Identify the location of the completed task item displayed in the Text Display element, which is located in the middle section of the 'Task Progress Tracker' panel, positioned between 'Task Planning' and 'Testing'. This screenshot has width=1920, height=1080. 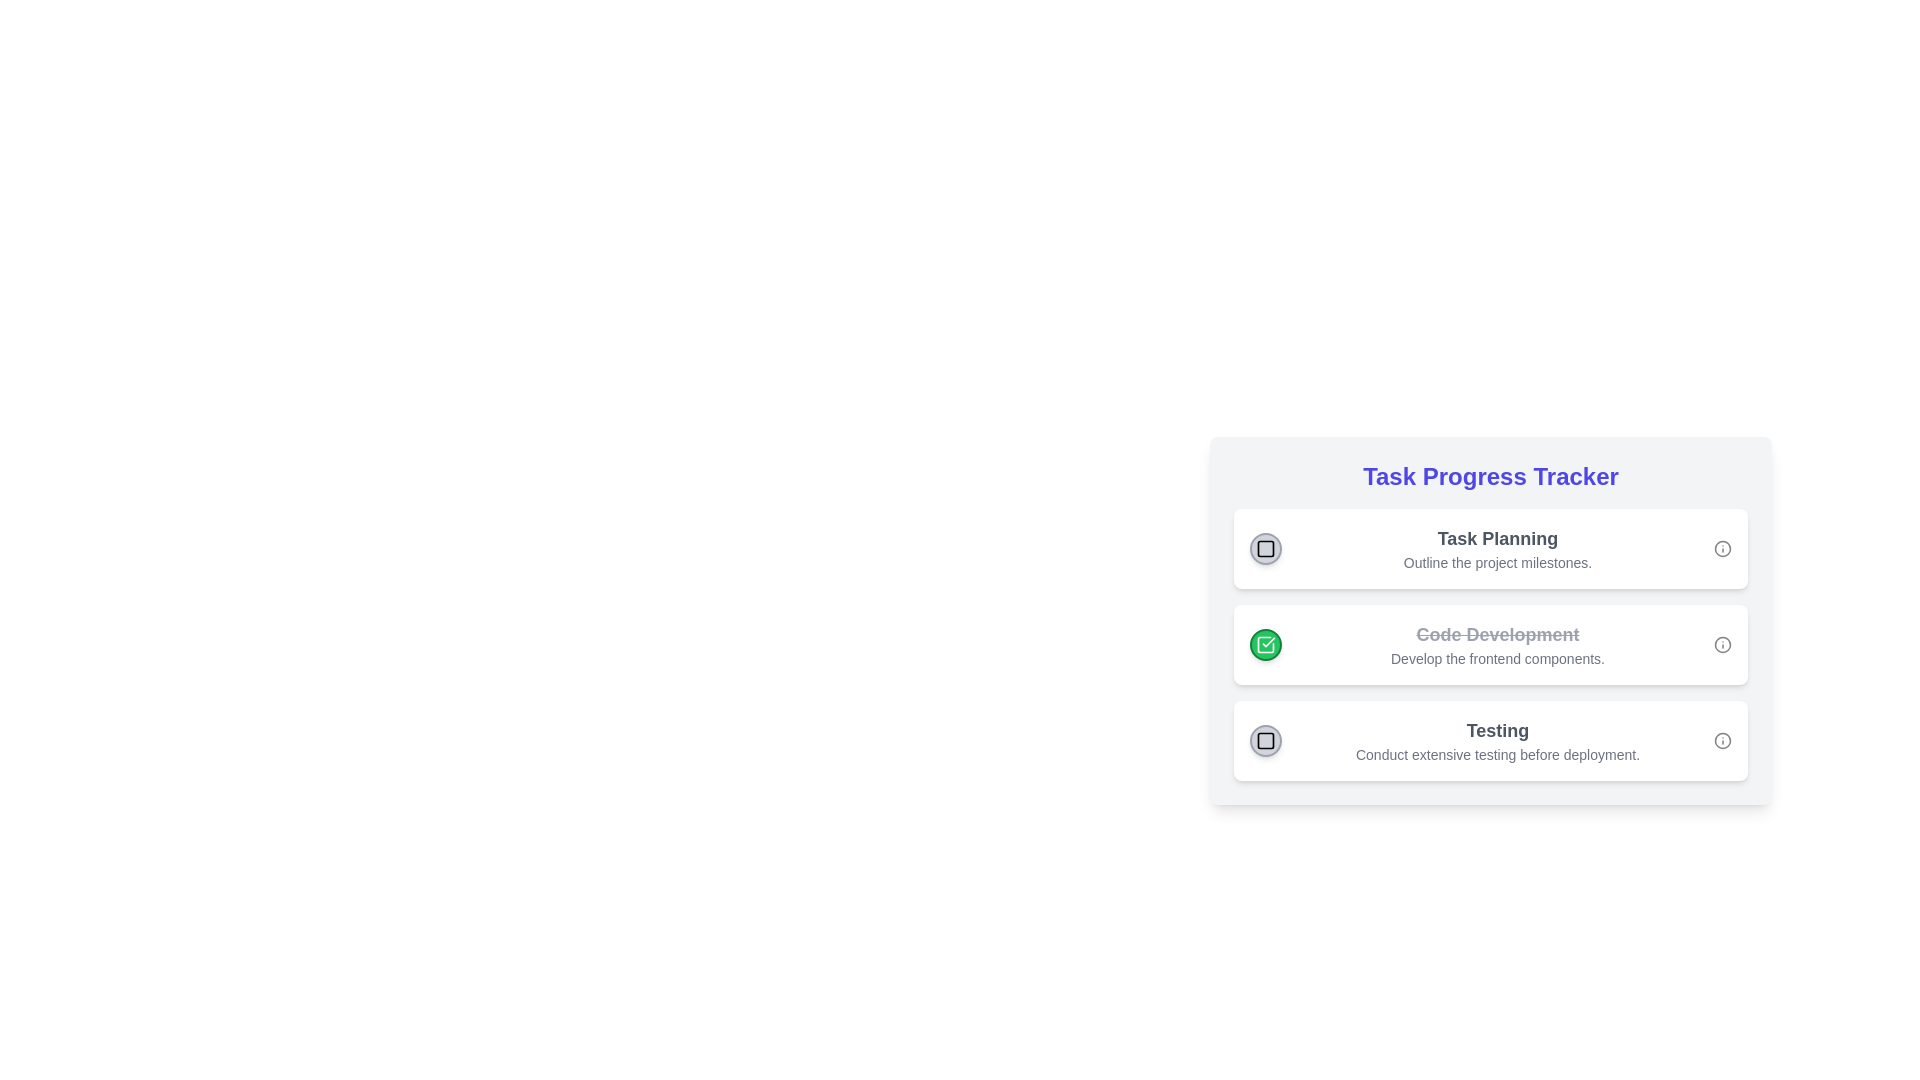
(1497, 644).